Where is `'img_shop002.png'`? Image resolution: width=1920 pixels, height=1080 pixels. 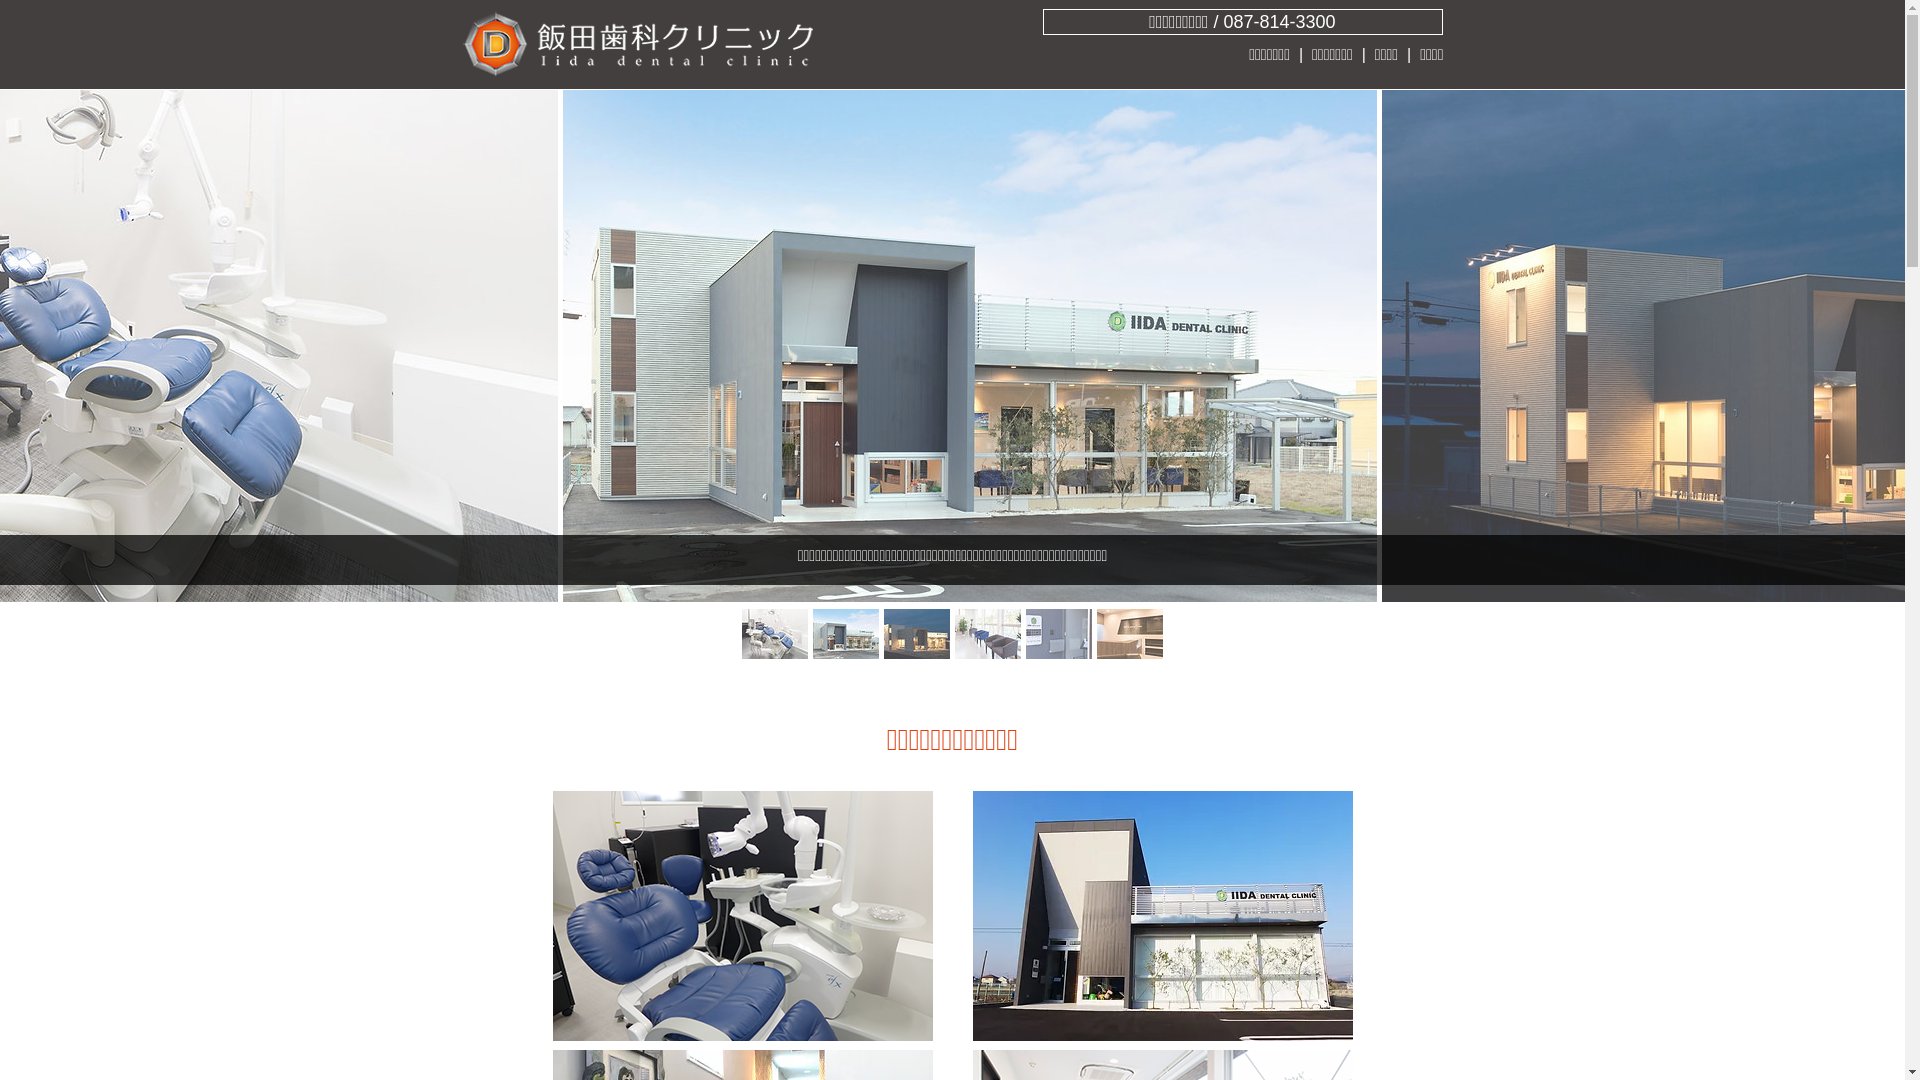 'img_shop002.png' is located at coordinates (741, 915).